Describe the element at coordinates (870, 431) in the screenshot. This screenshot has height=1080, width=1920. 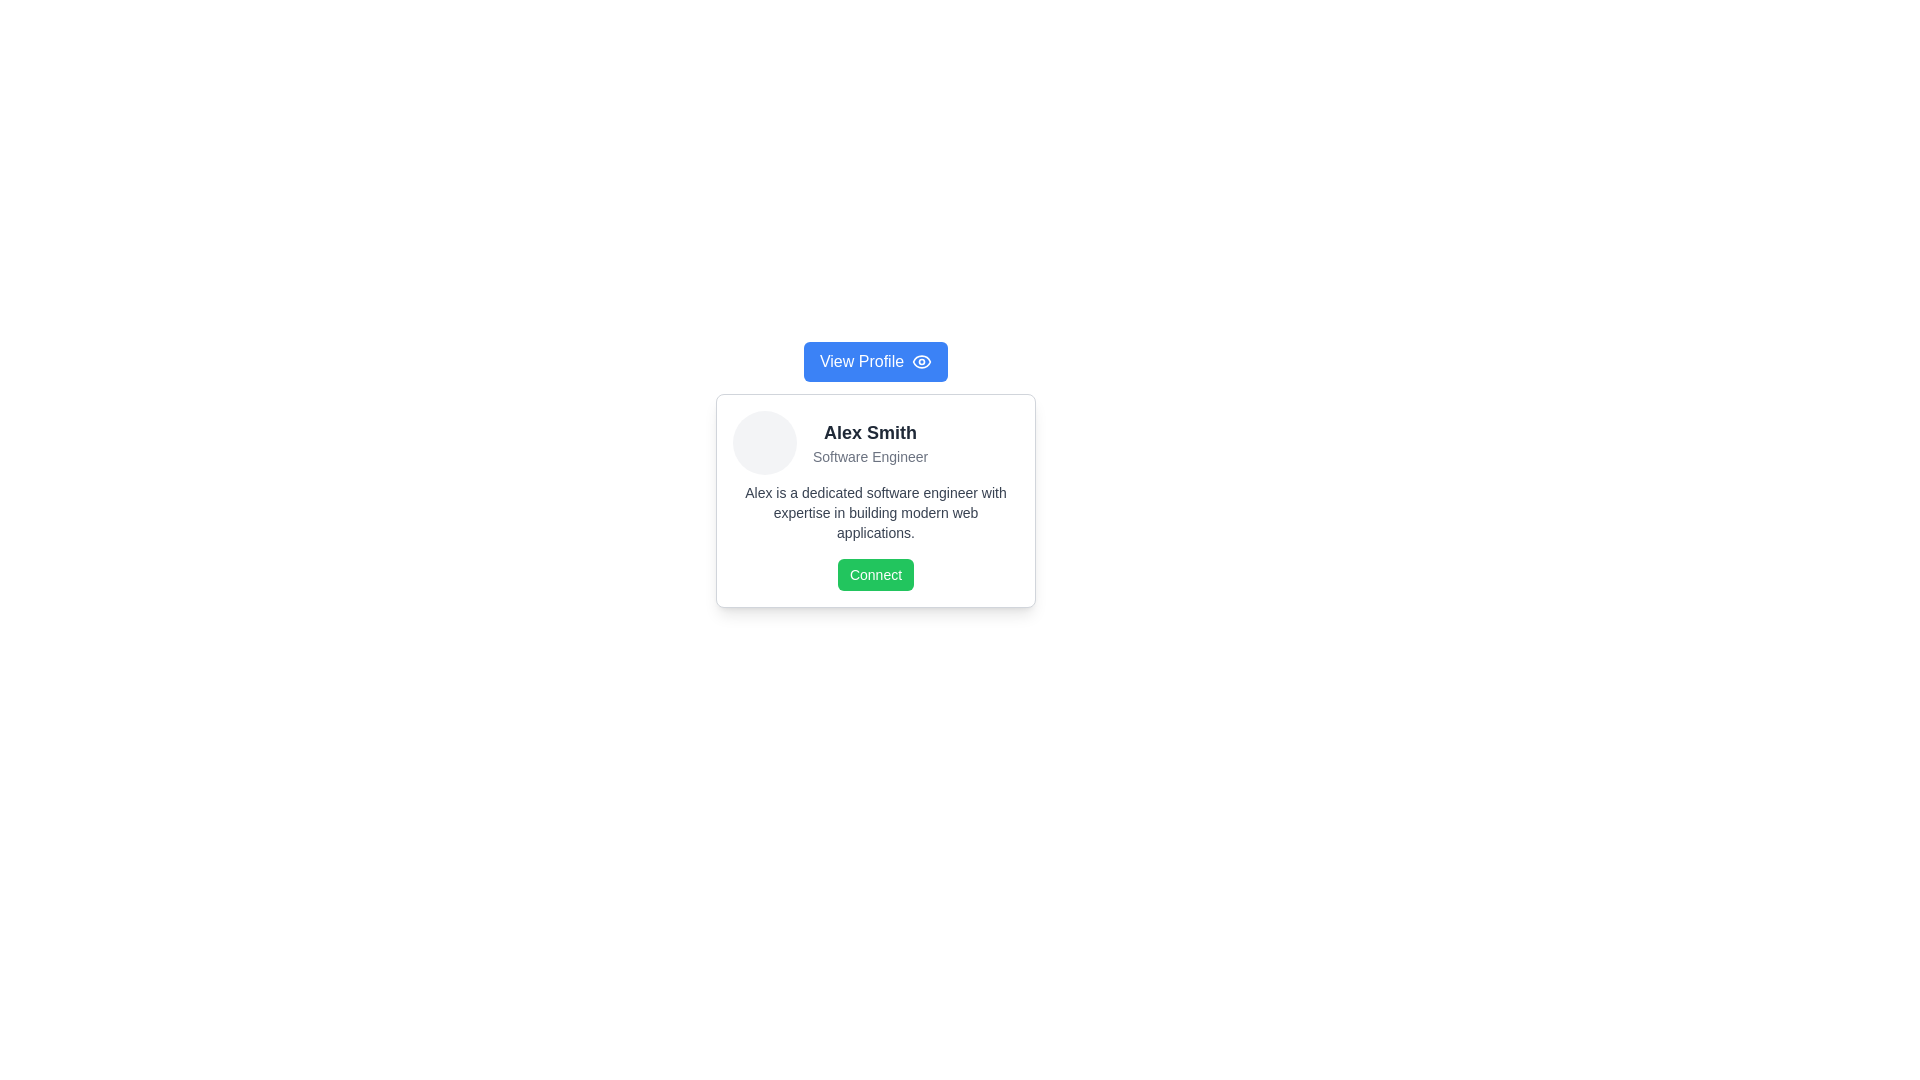
I see `the text label displaying 'Alex Smith' which is bold and dark gray, located beneath the avatar in the user profile card` at that location.